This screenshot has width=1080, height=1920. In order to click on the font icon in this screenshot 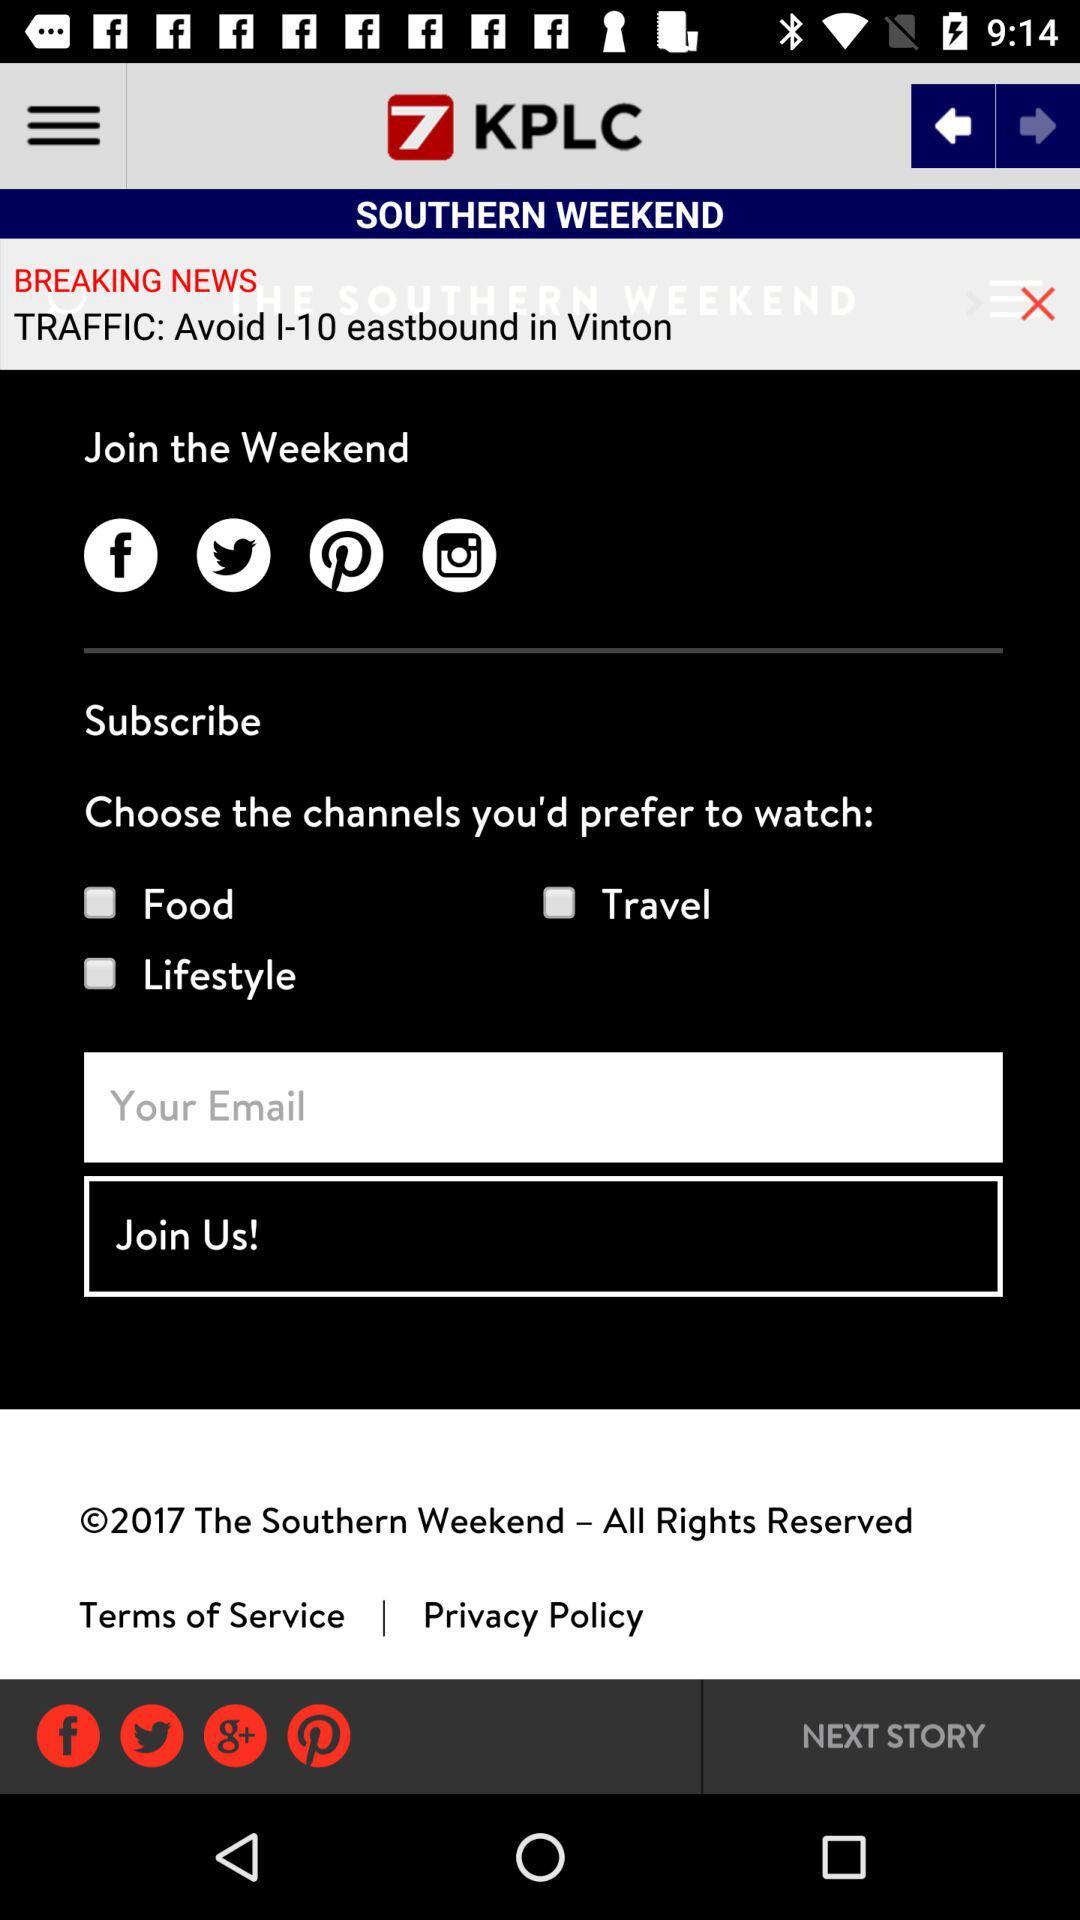, I will do `click(540, 124)`.